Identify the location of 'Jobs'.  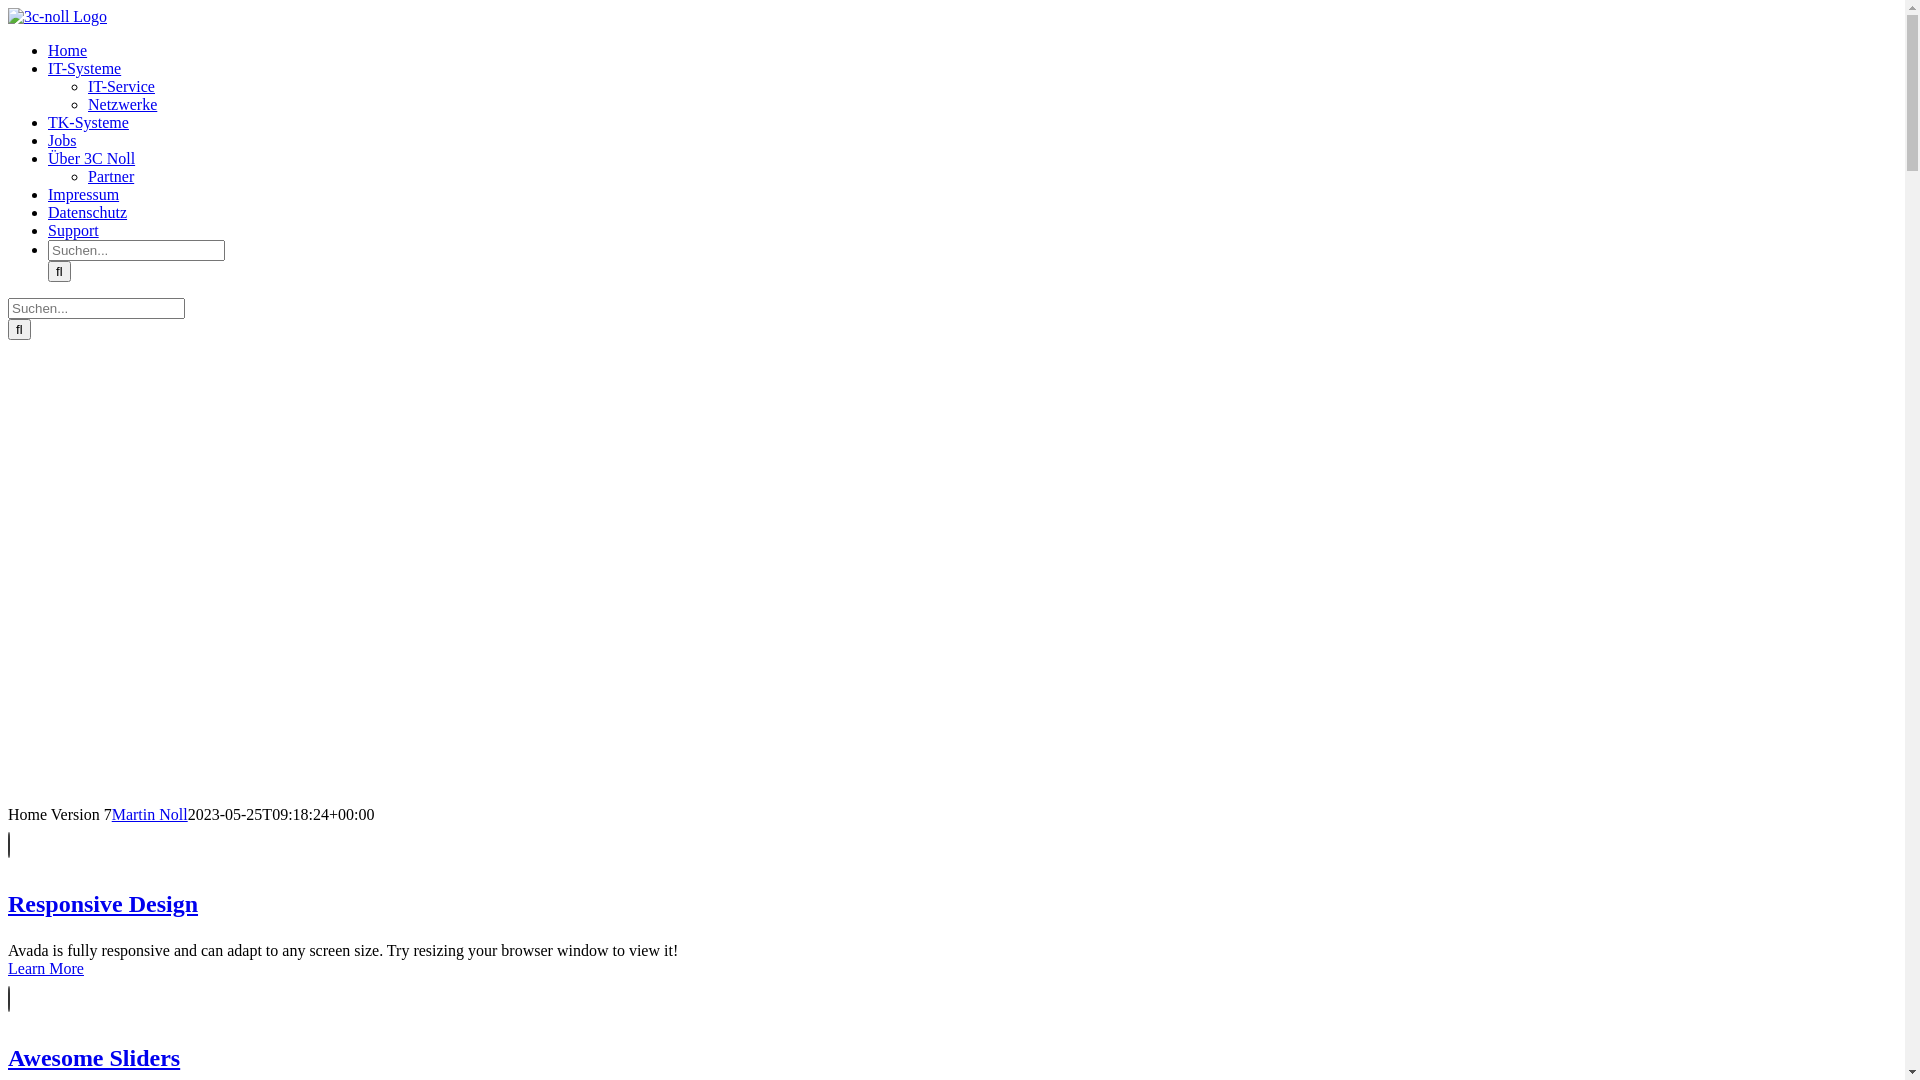
(62, 139).